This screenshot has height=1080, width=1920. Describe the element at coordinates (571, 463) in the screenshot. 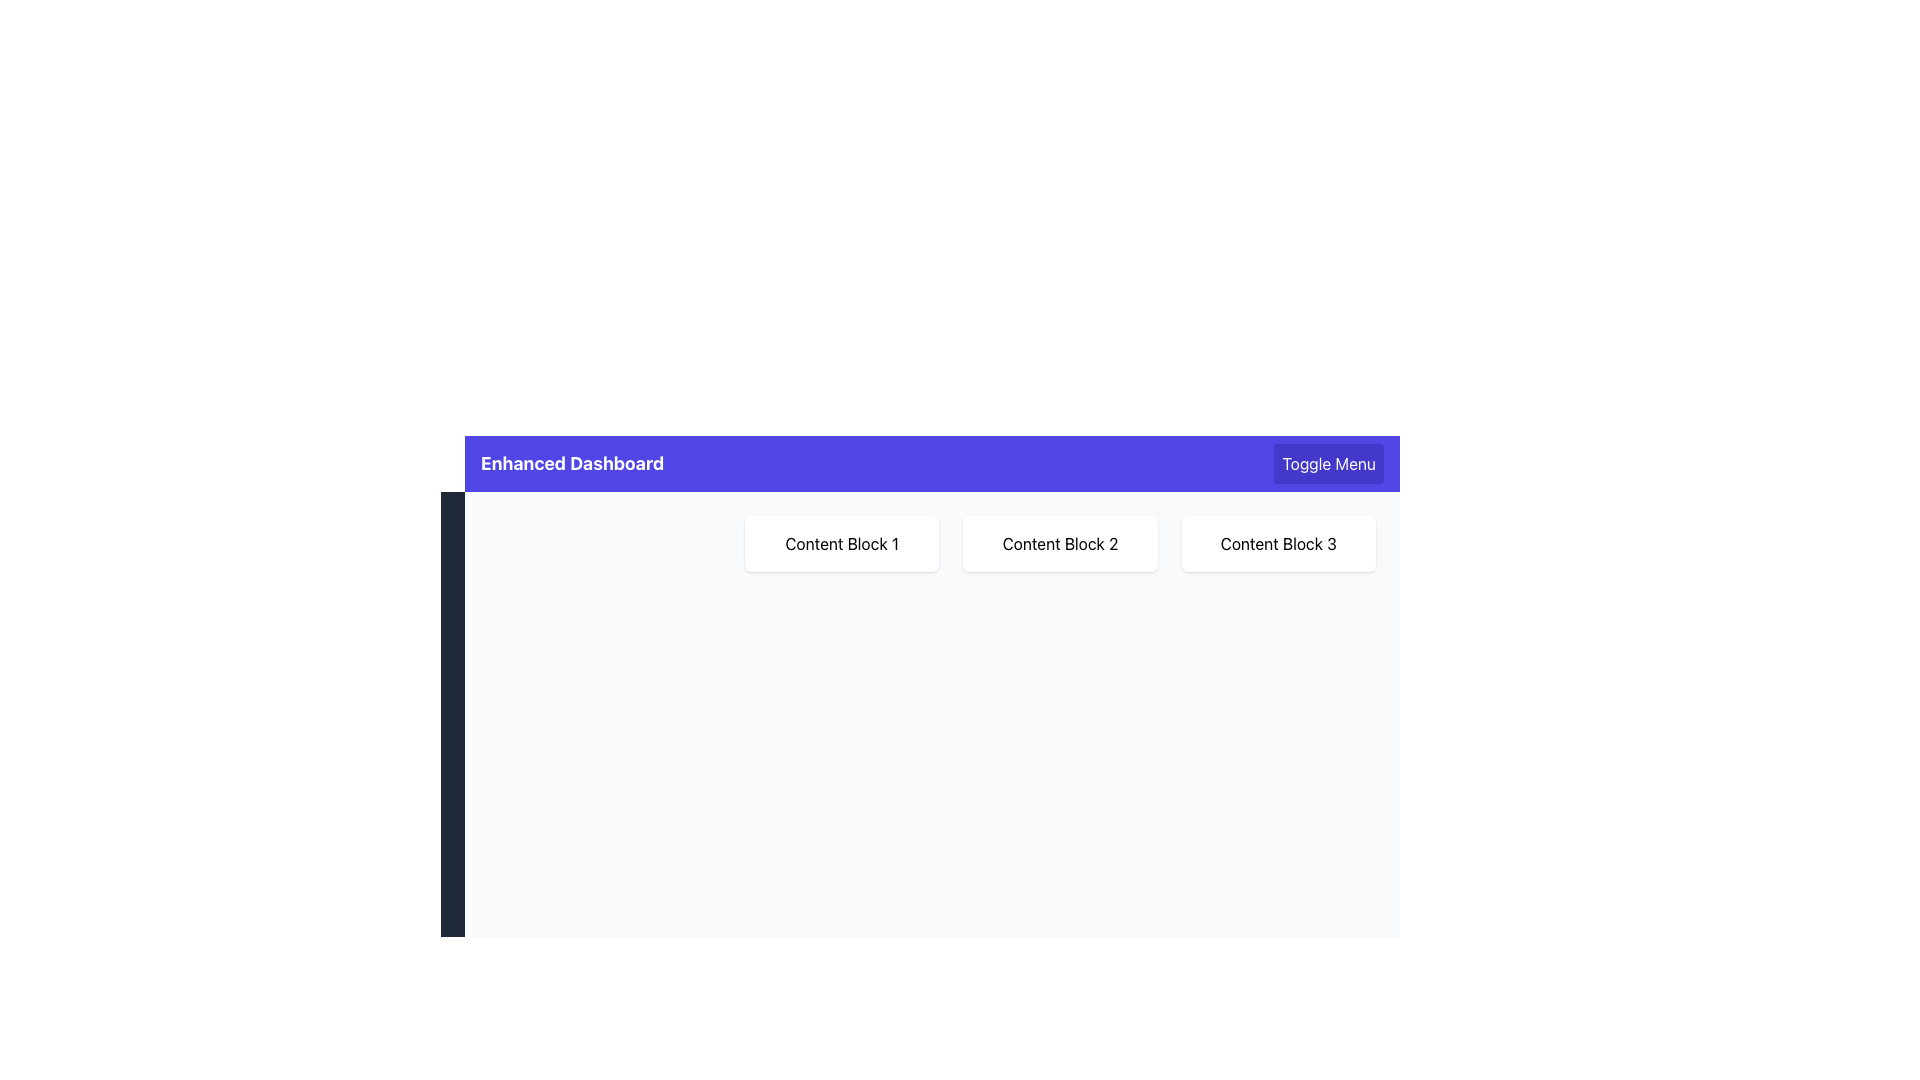

I see `the 'Enhanced Dashboard' static text label located in the top left section of the purple navigation bar, which is aligned horizontally with the 'Toggle Menu' button` at that location.